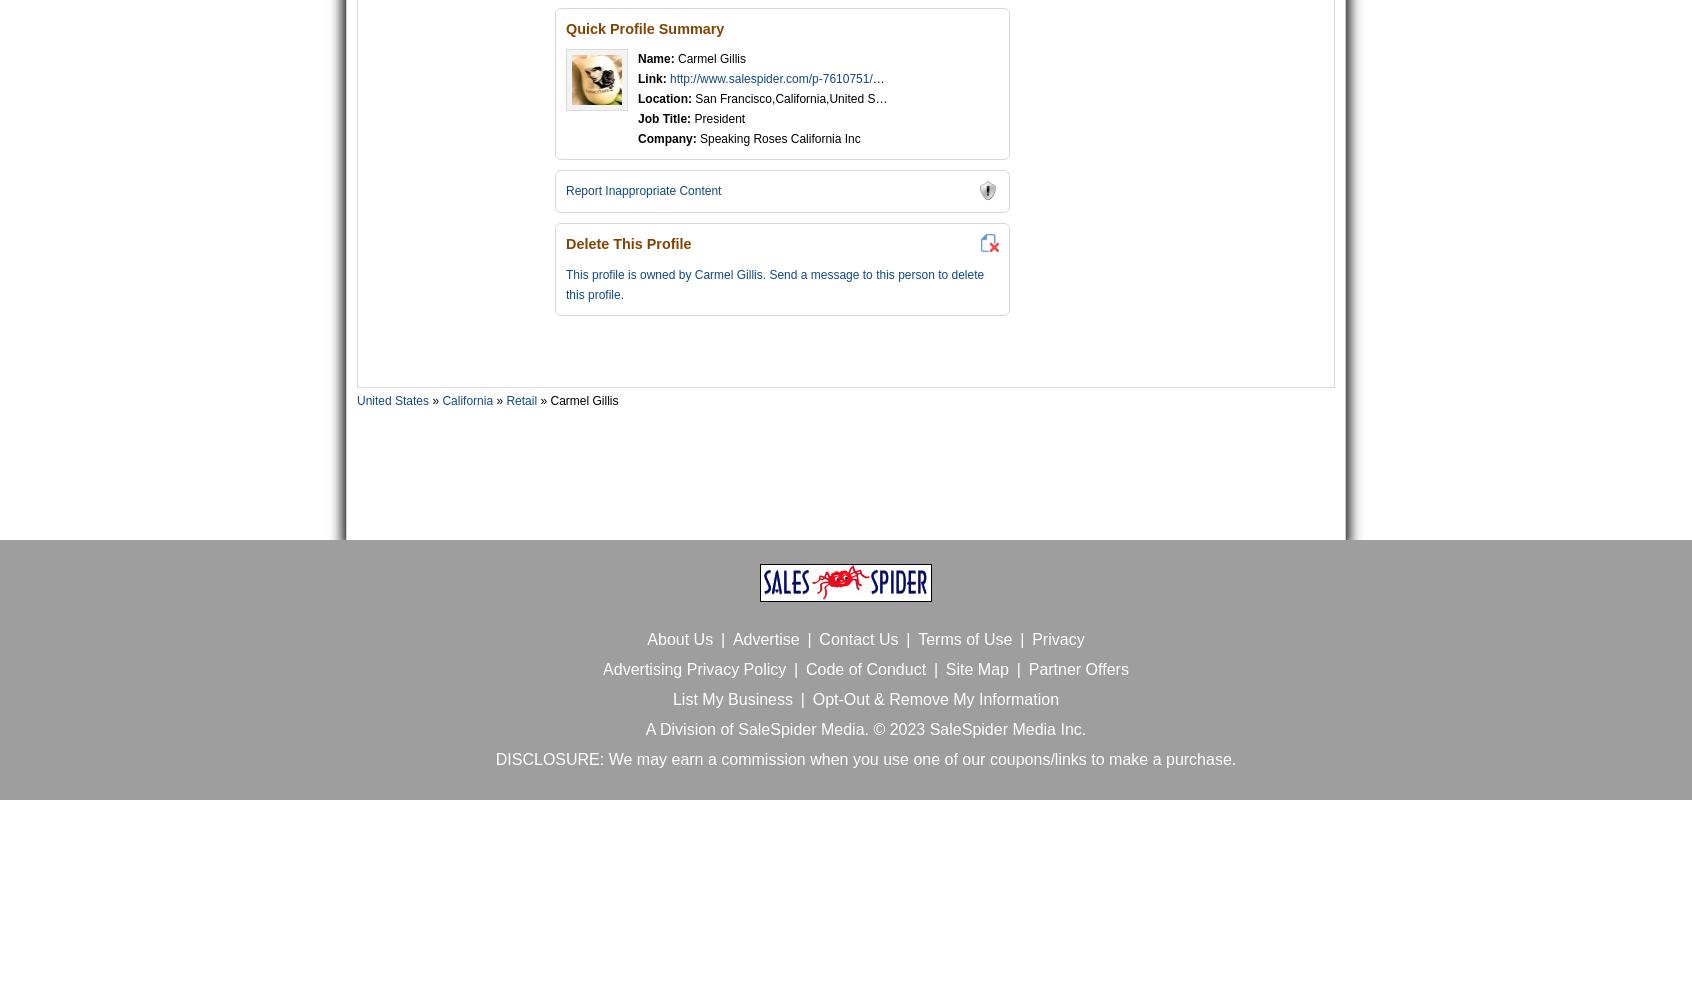 The image size is (1692, 1000). I want to click on 'Code of Conduct', so click(864, 668).